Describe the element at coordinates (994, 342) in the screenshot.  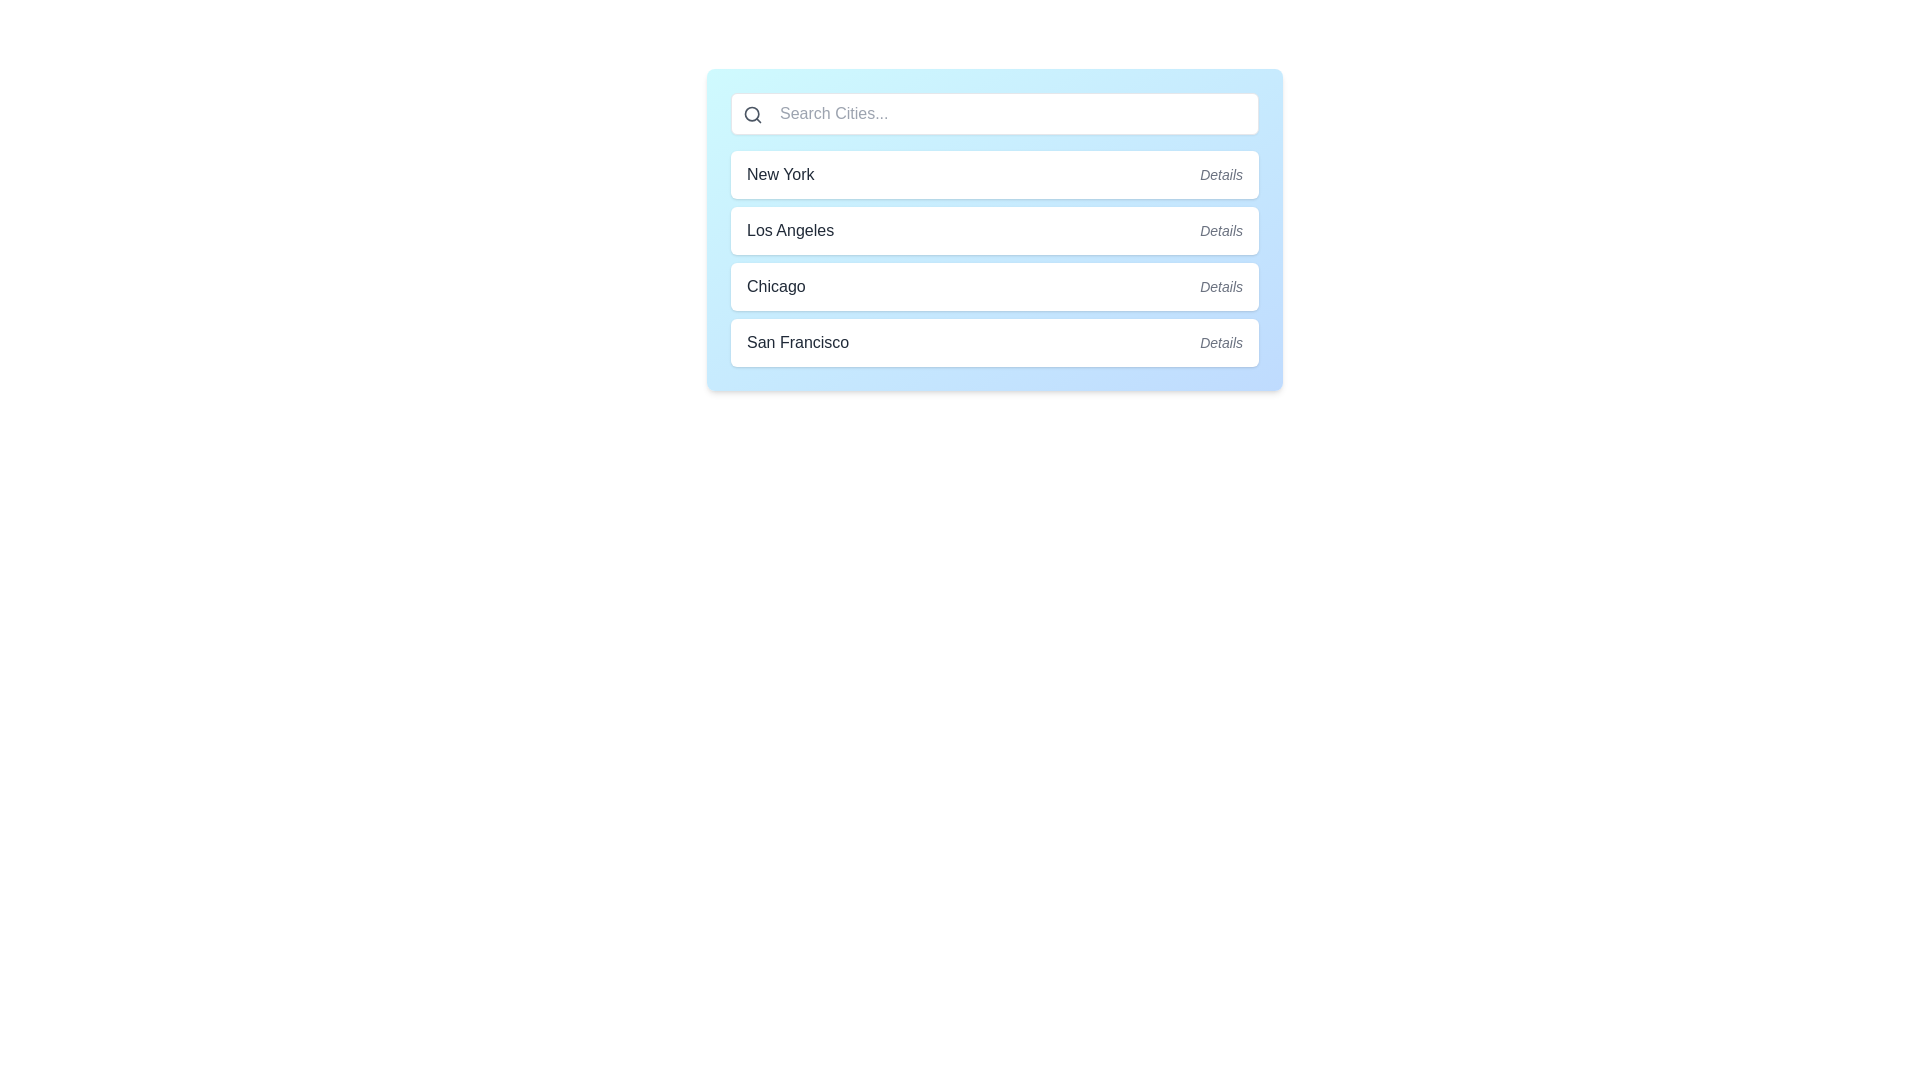
I see `the interactive list item labeled 'San Francisco'` at that location.